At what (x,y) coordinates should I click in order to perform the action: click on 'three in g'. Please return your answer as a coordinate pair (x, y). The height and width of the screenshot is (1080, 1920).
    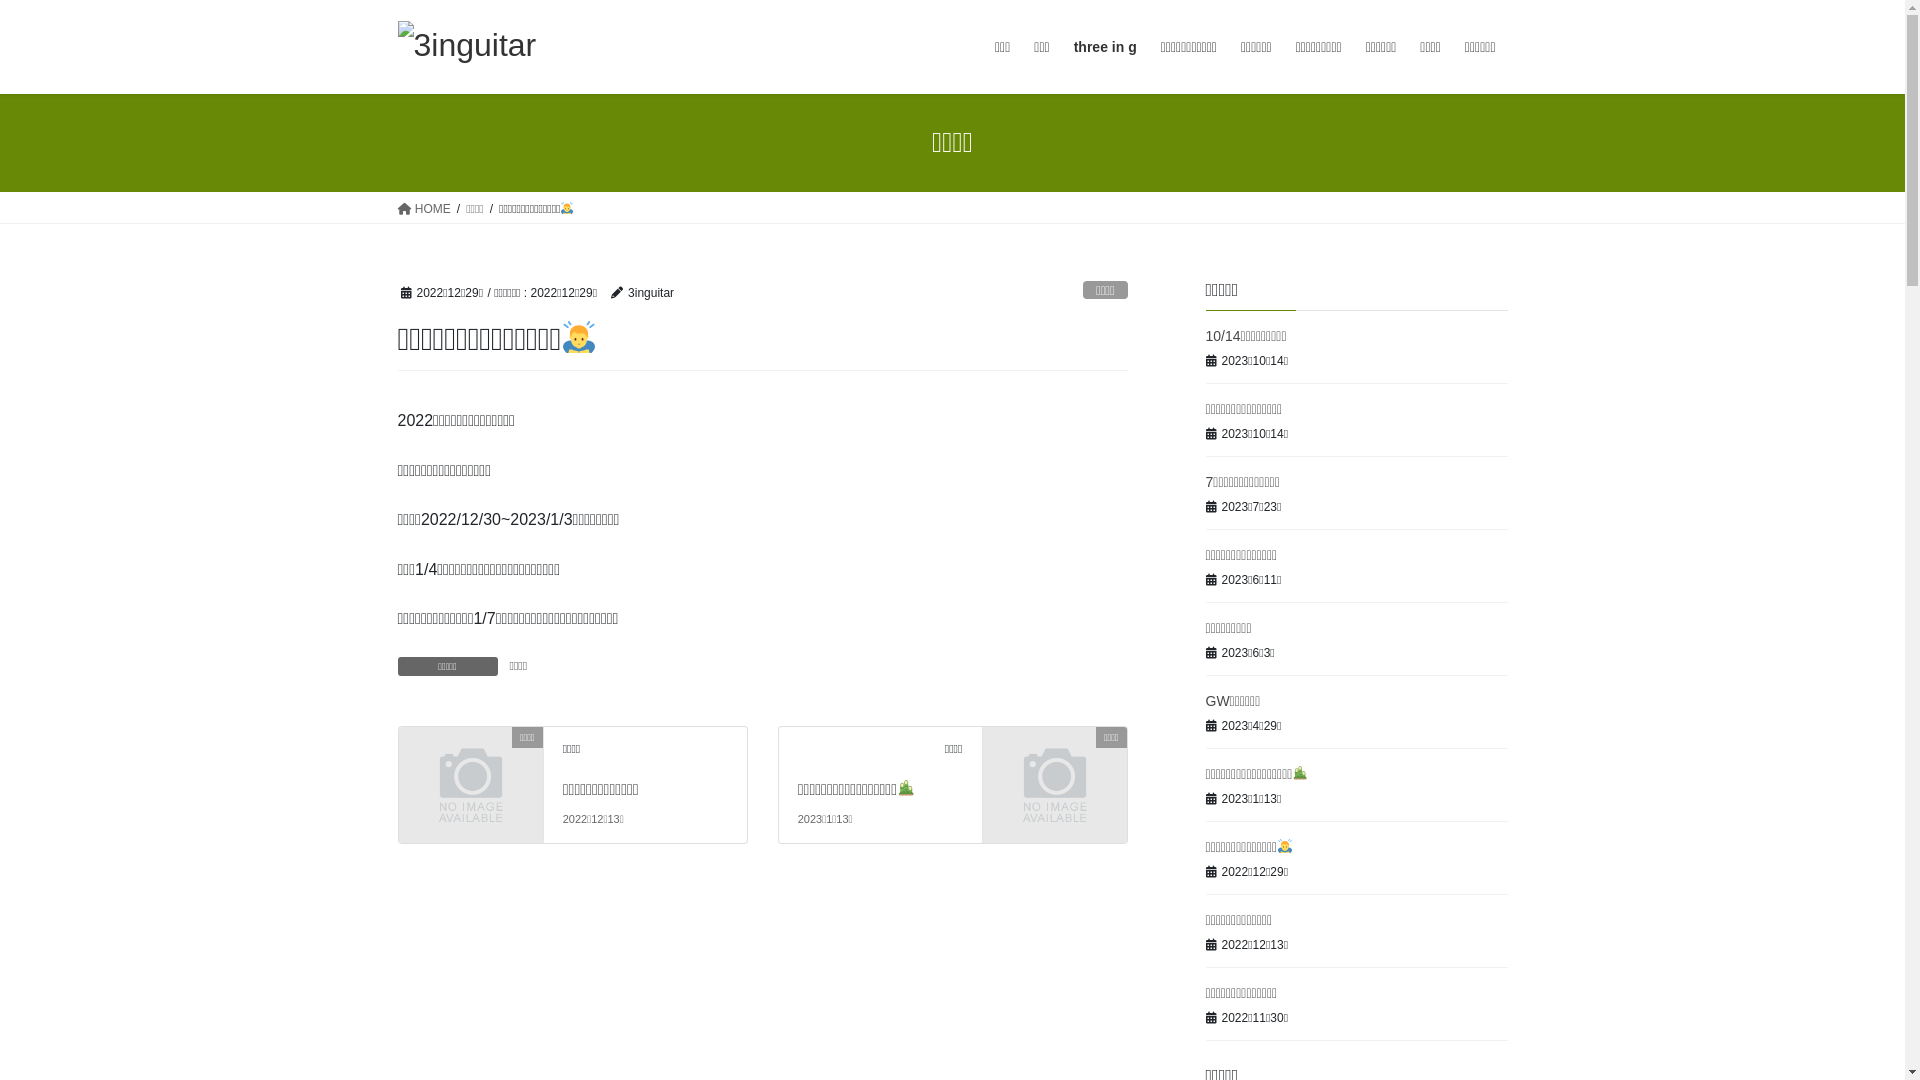
    Looking at the image, I should click on (1104, 46).